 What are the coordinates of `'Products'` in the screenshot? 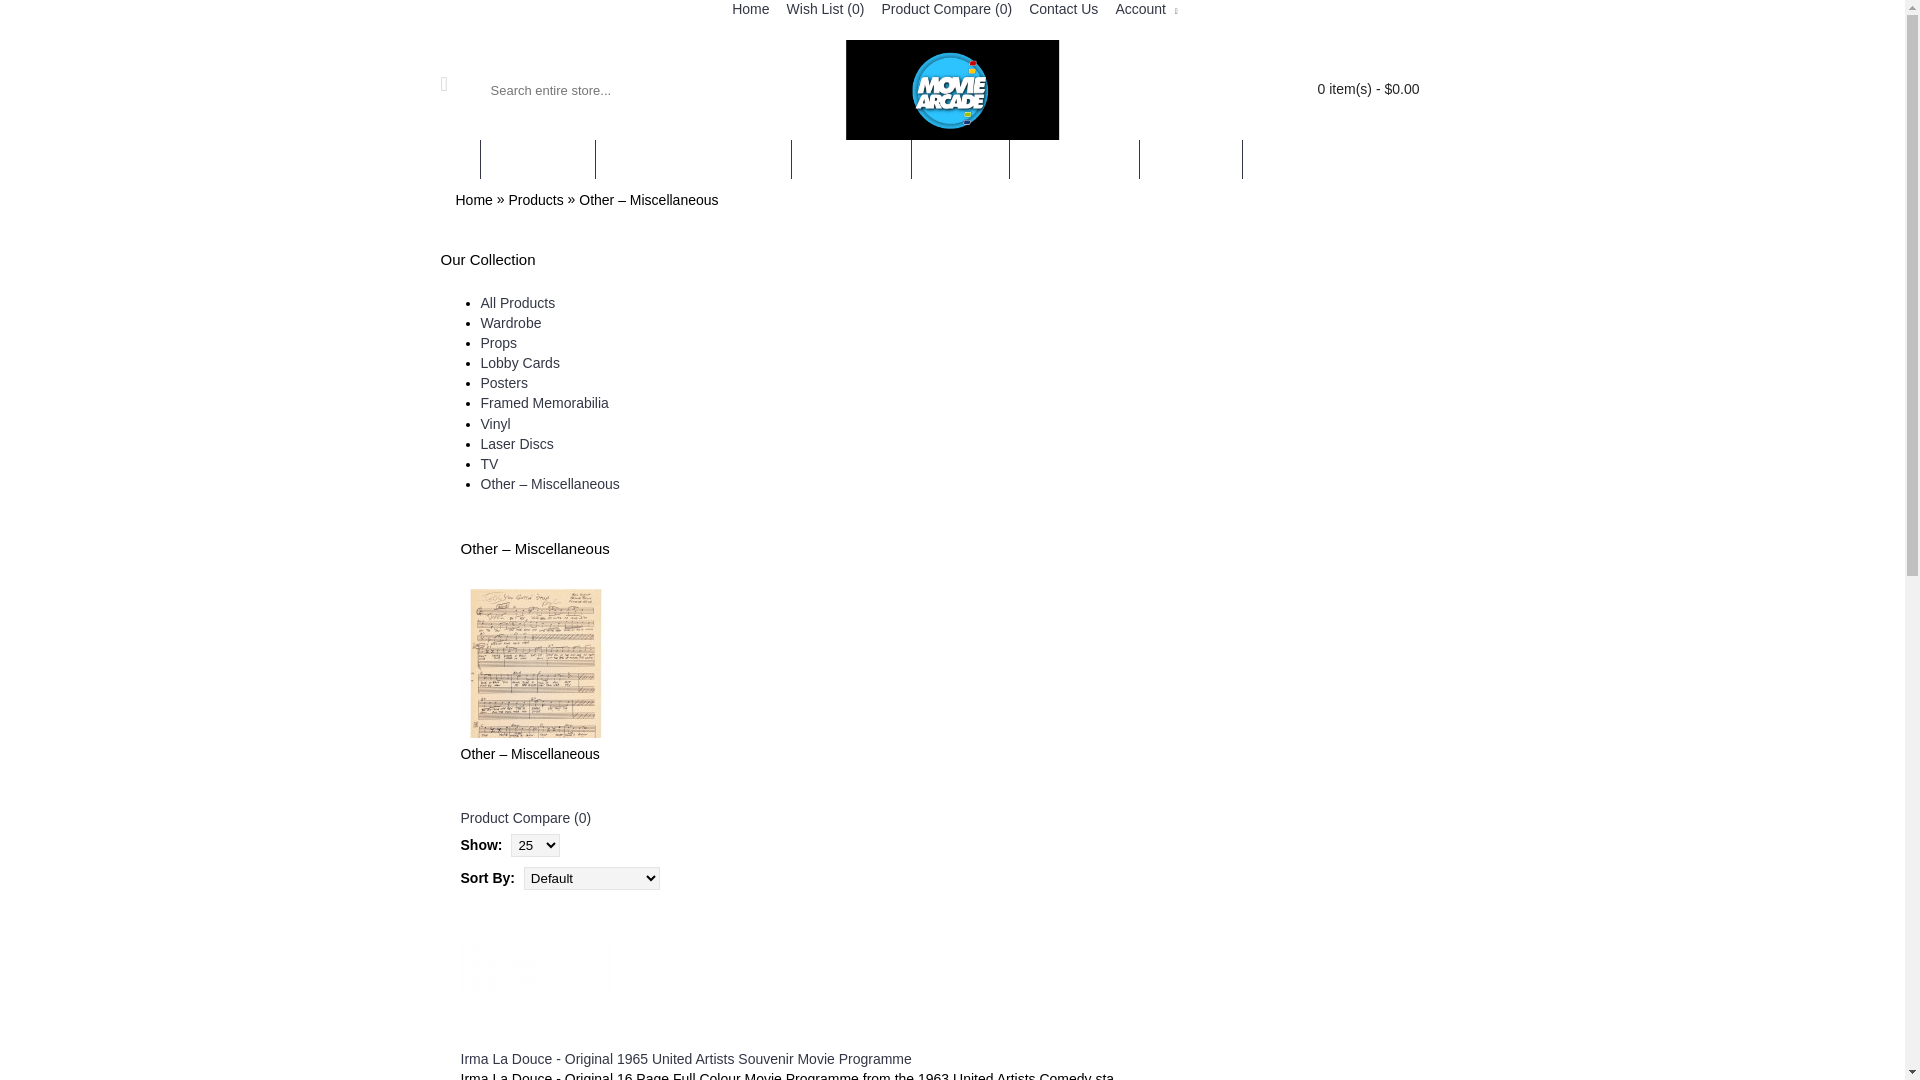 It's located at (535, 200).